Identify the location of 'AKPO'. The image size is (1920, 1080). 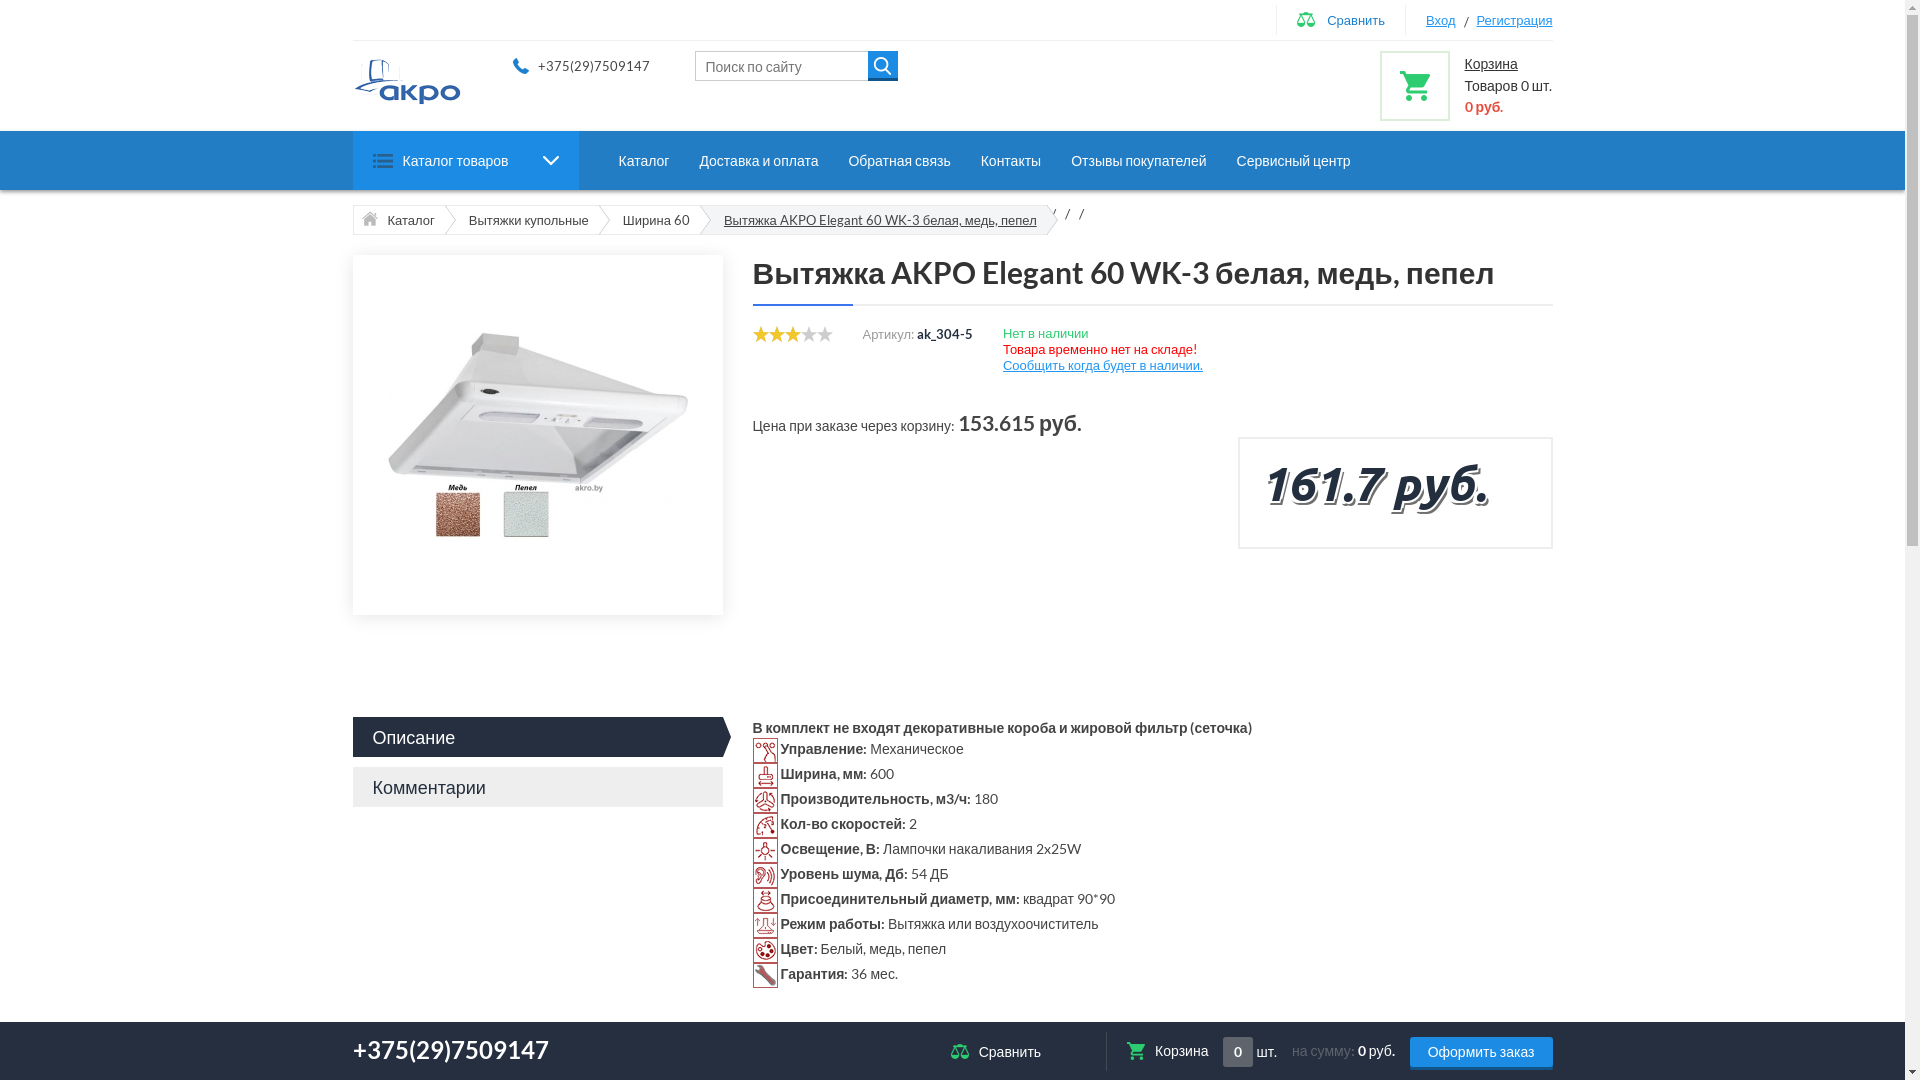
(406, 80).